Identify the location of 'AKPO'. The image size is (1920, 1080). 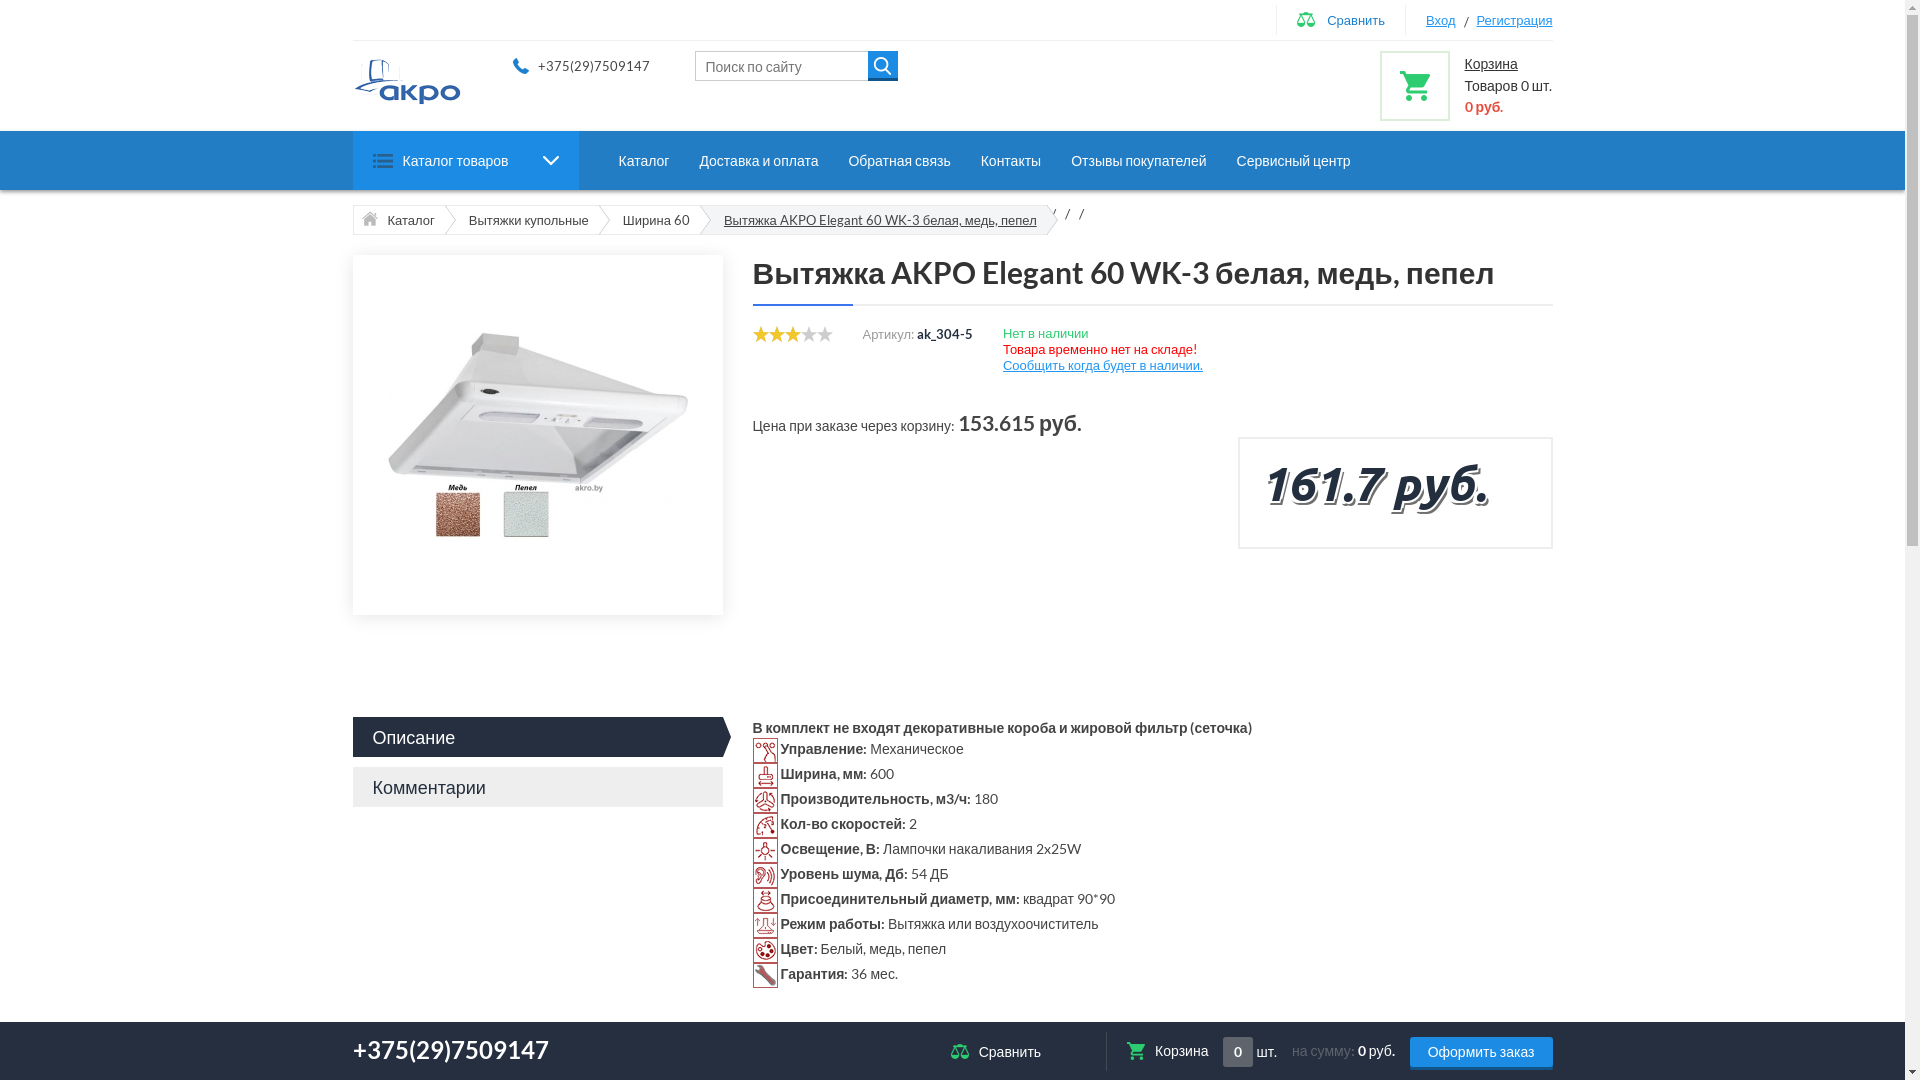
(406, 80).